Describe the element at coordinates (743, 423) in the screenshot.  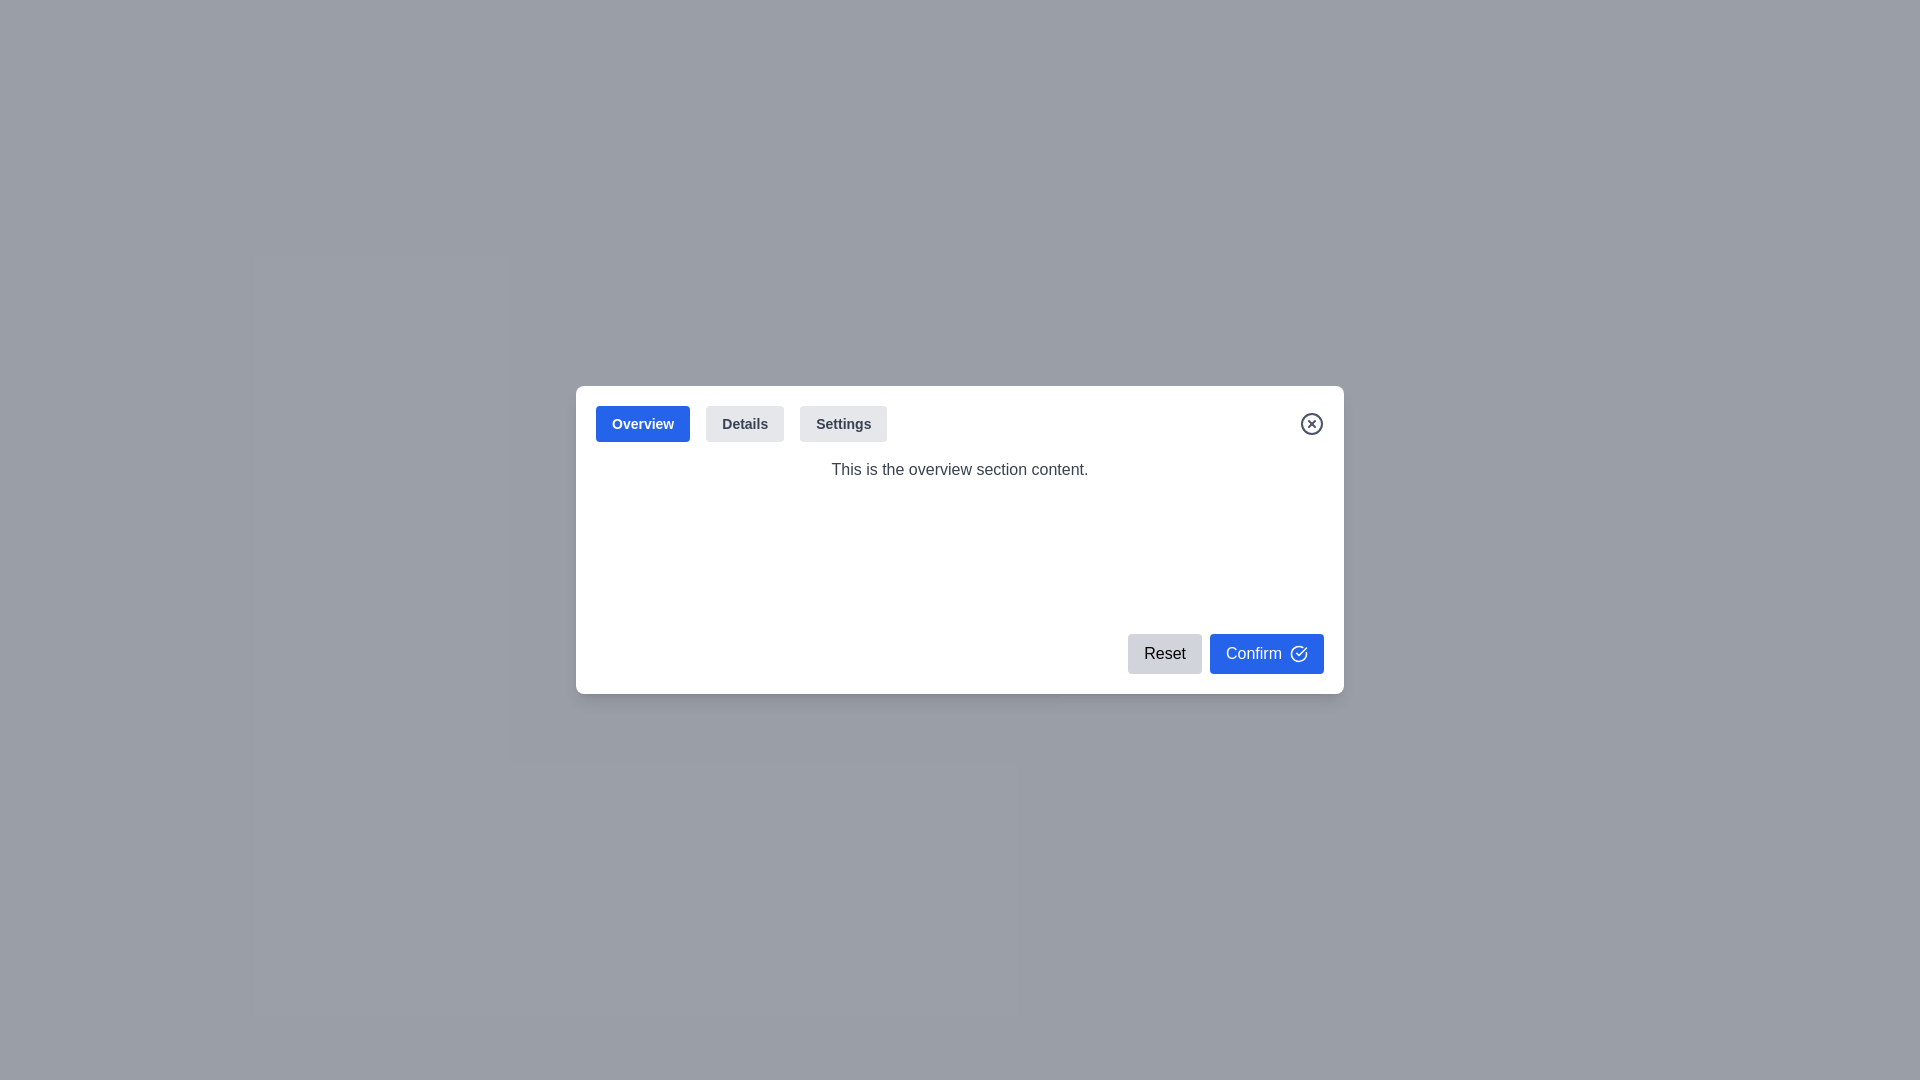
I see `the tab labeled Details to view its content` at that location.